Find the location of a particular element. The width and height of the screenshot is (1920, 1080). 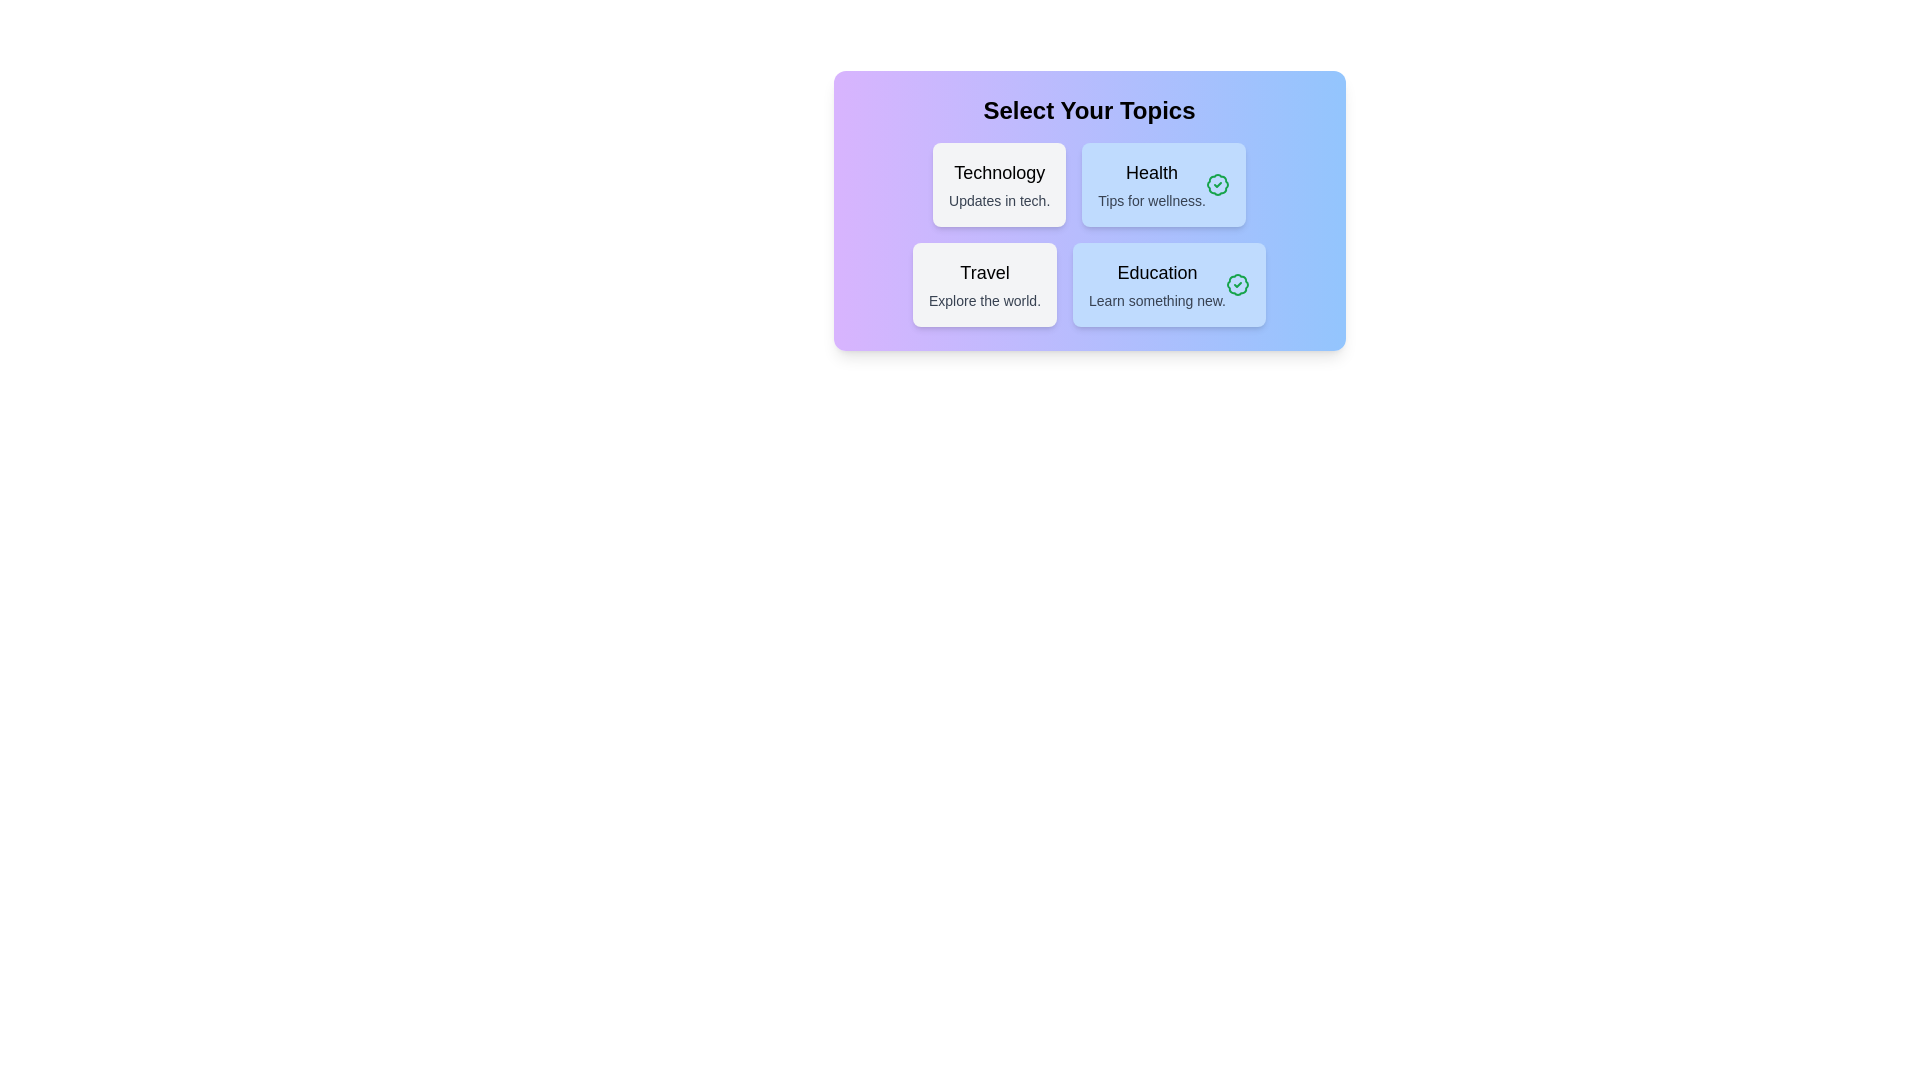

the chip labeled Technology to observe the hover effect is located at coordinates (999, 185).